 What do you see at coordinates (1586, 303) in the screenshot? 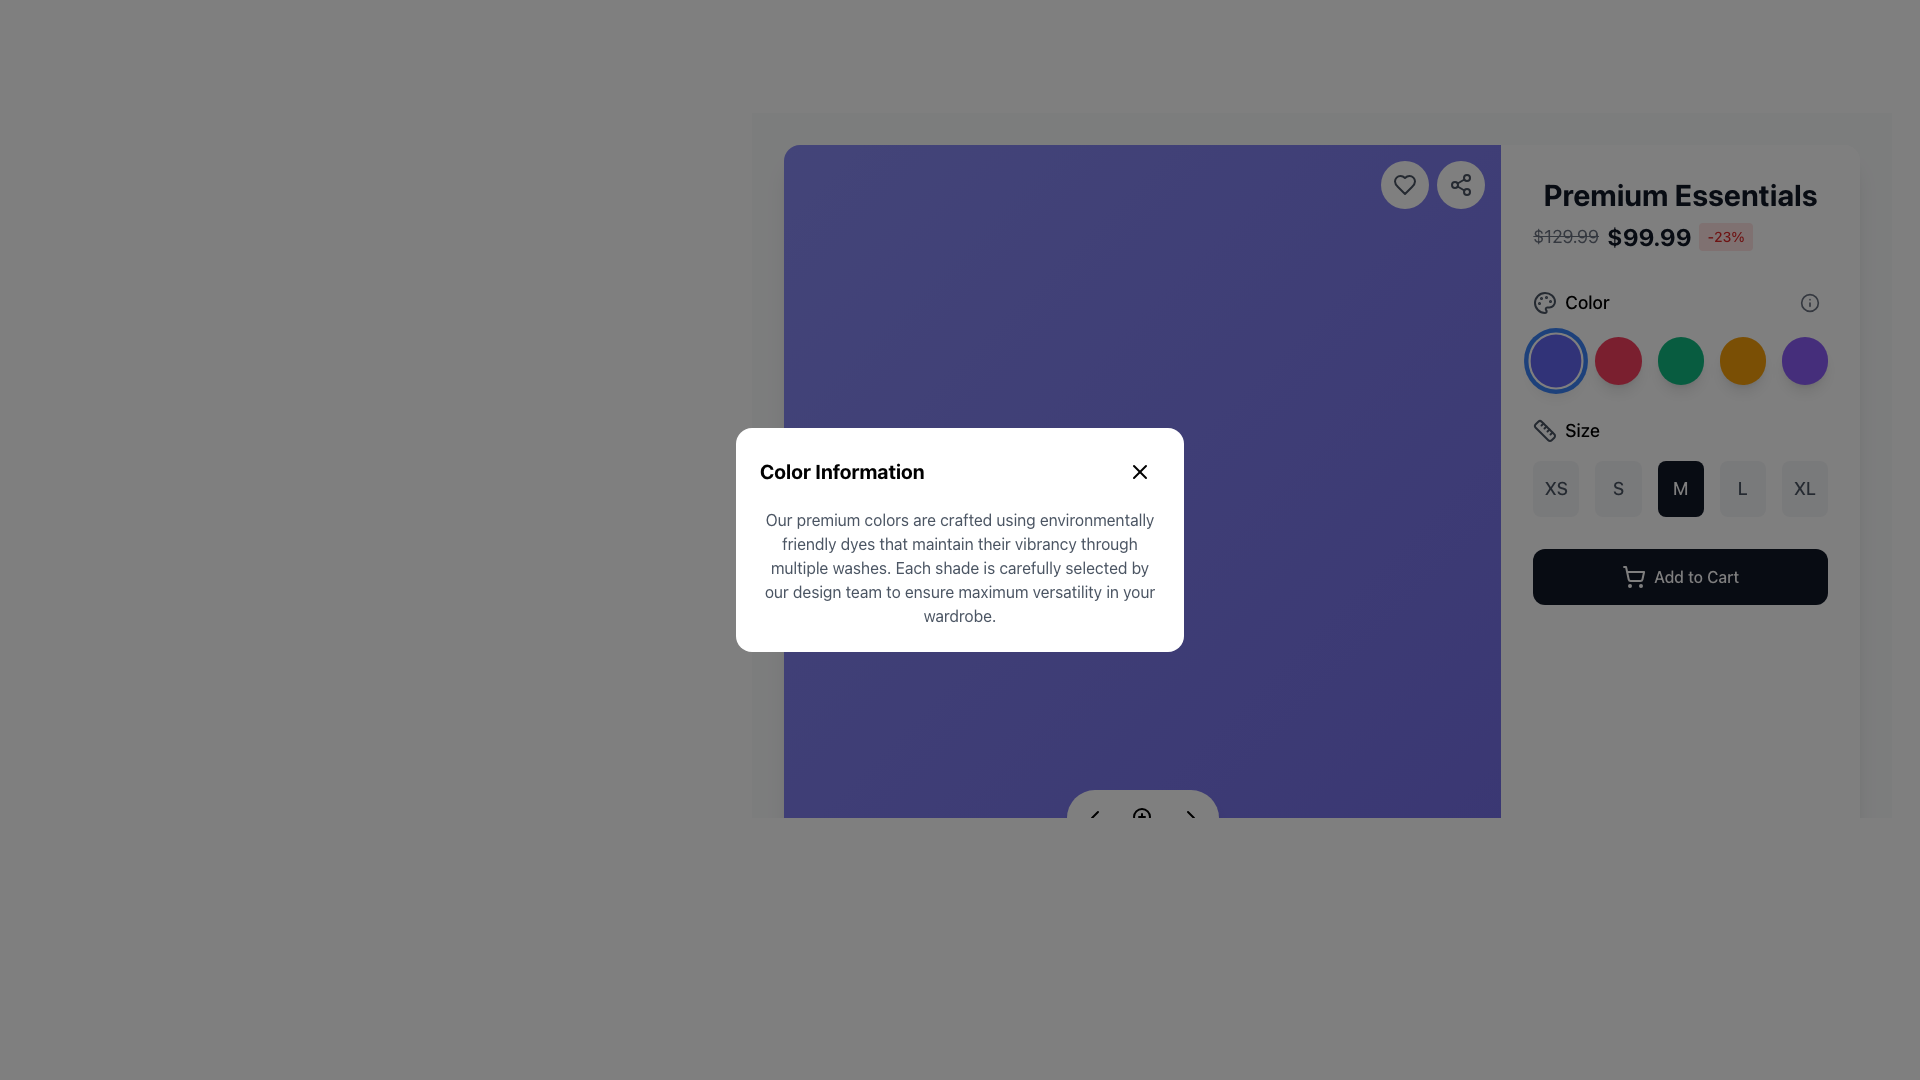
I see `text label displaying 'Color' to understand the context, located next to the color palette icon` at bounding box center [1586, 303].